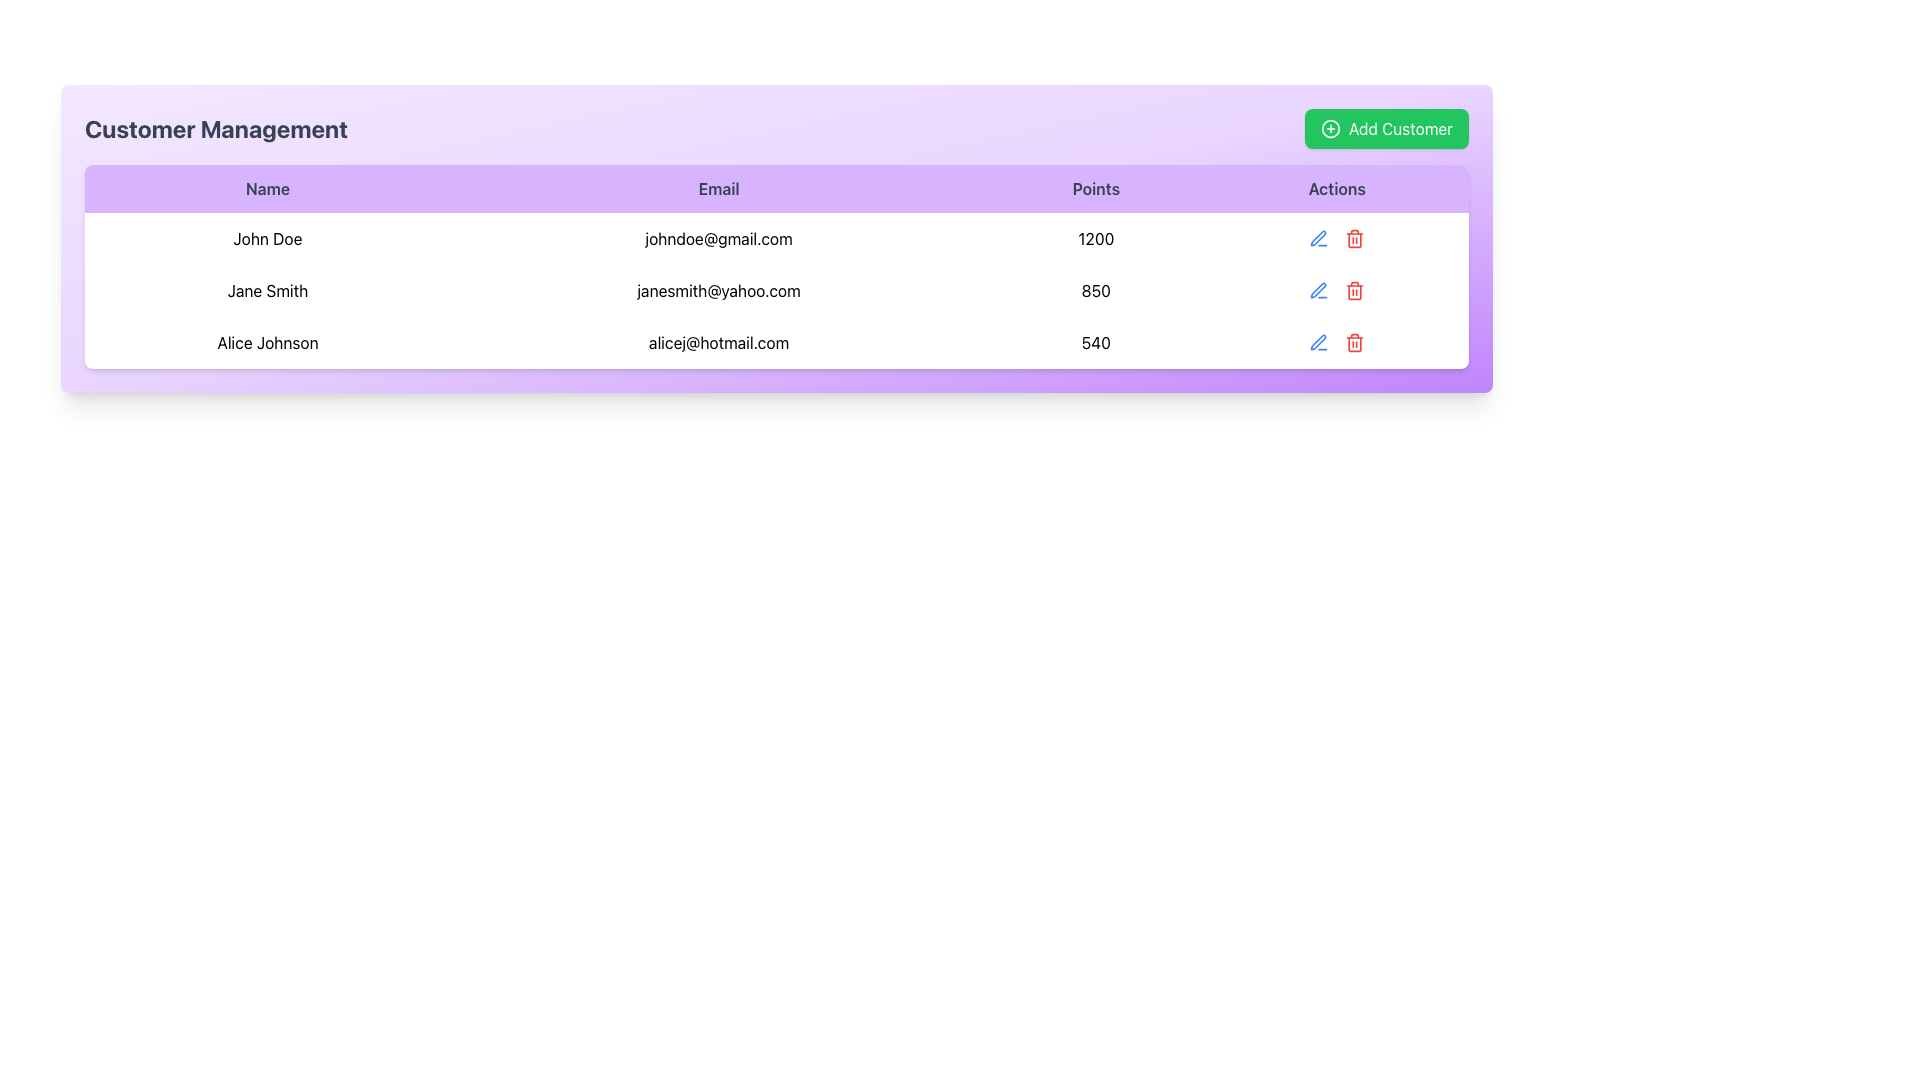  I want to click on the edit icon button (pen) in the Actions column of the third row corresponding to Alice Johnson to initiate an edit action, so click(1319, 342).